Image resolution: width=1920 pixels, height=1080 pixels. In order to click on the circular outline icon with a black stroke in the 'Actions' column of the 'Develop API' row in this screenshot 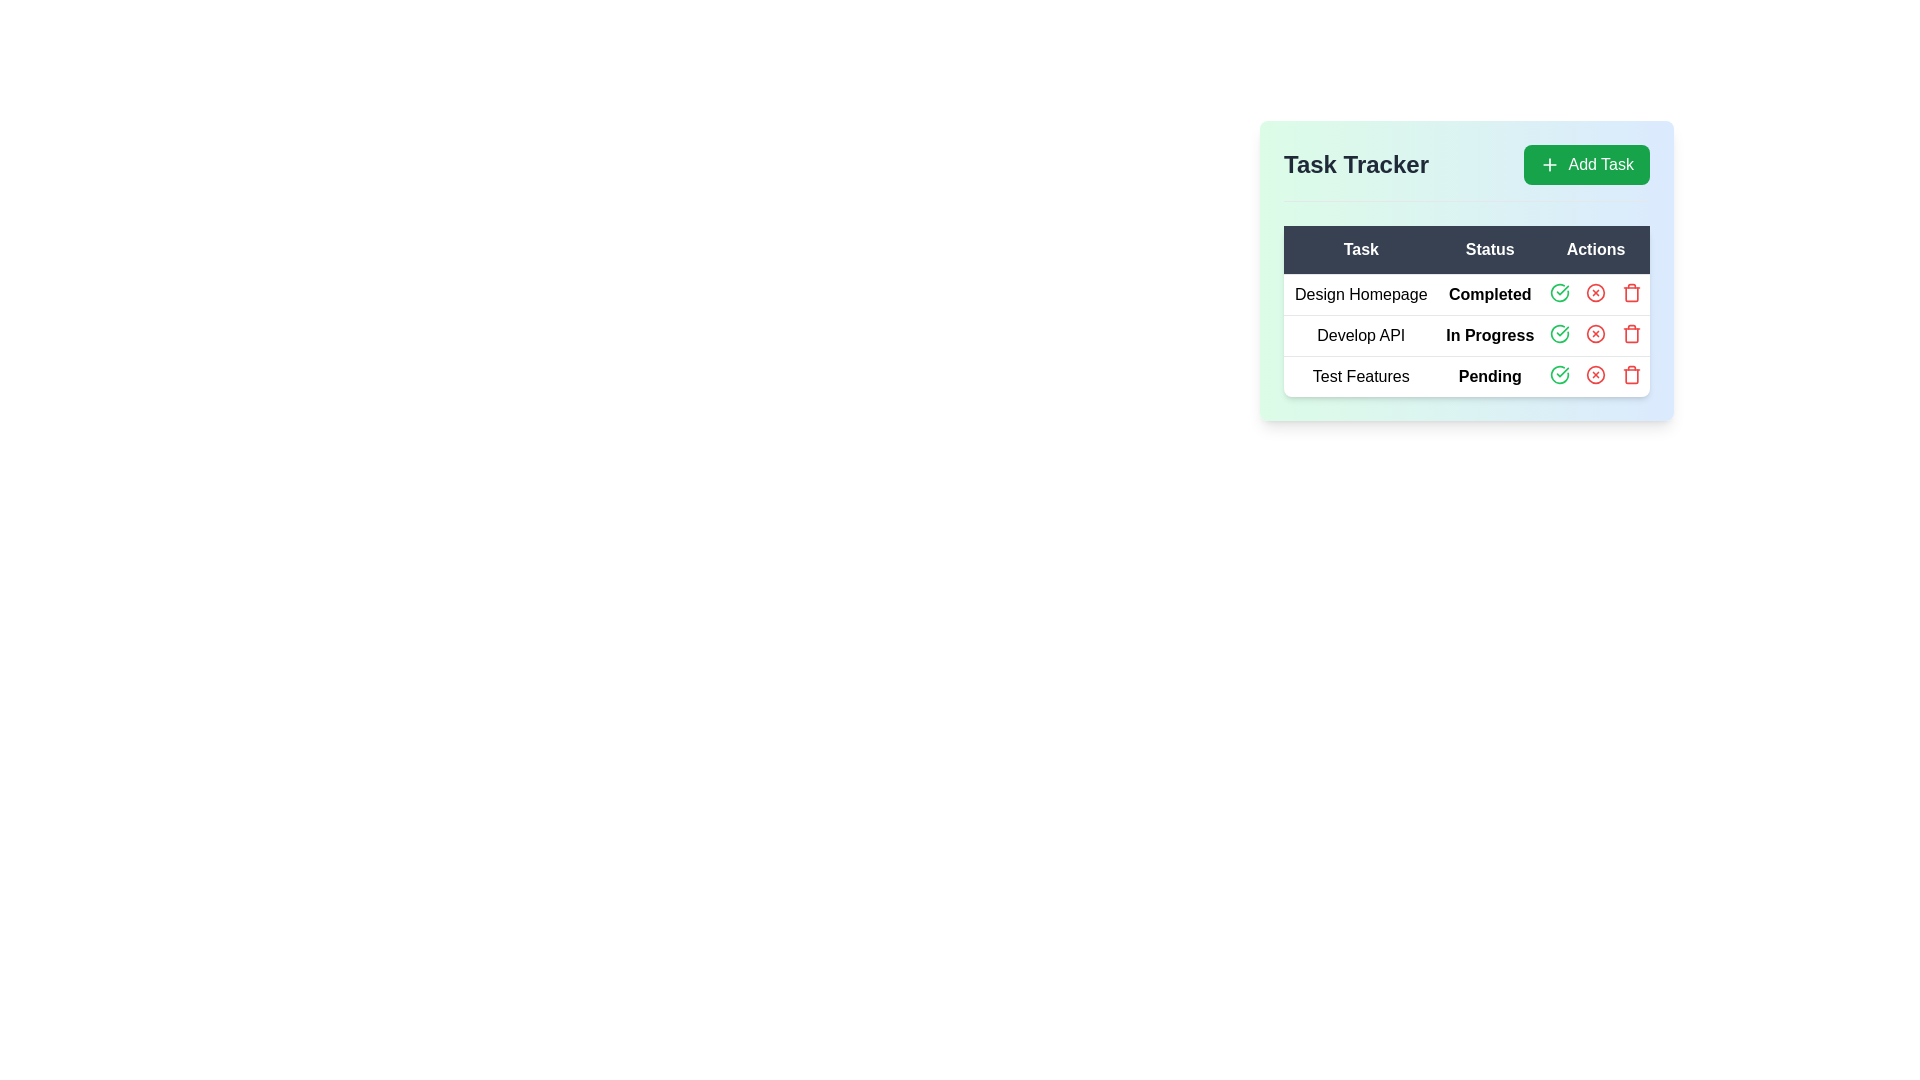, I will do `click(1595, 333)`.